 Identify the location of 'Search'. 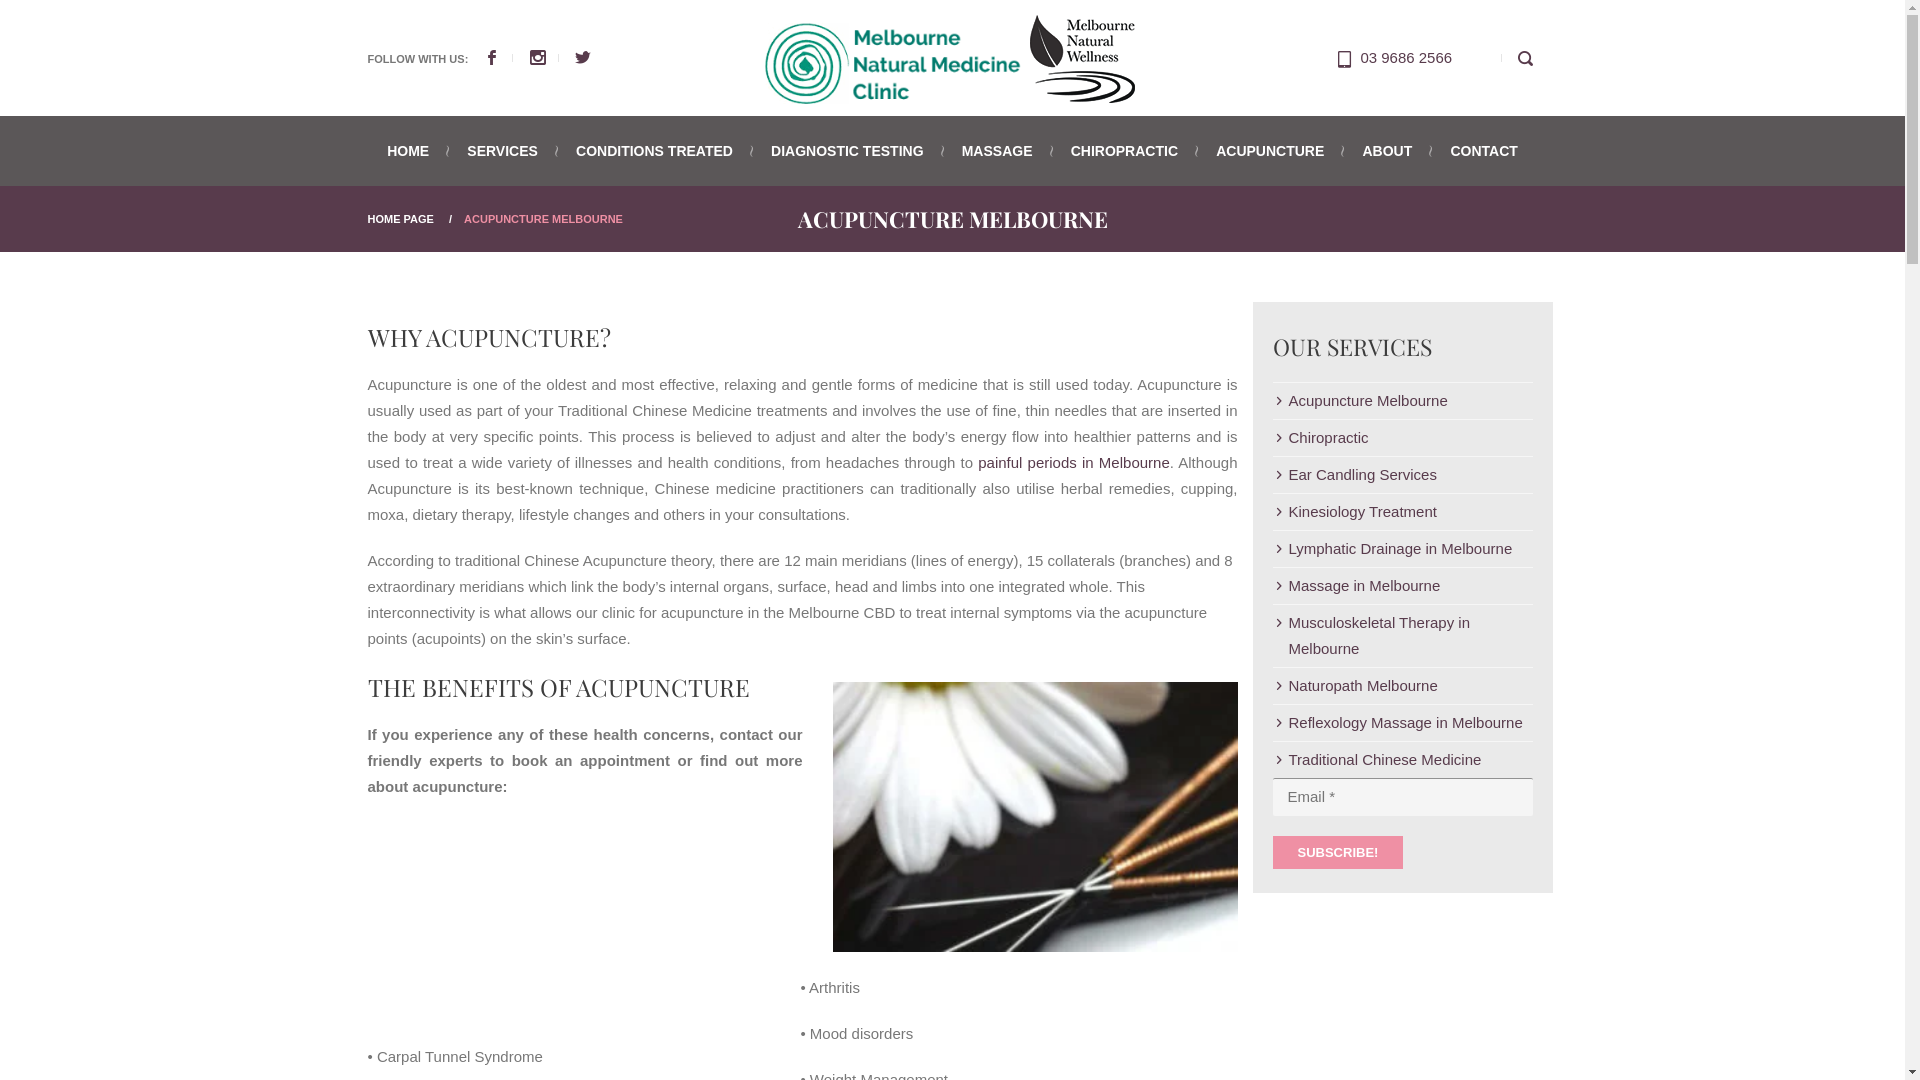
(1526, 56).